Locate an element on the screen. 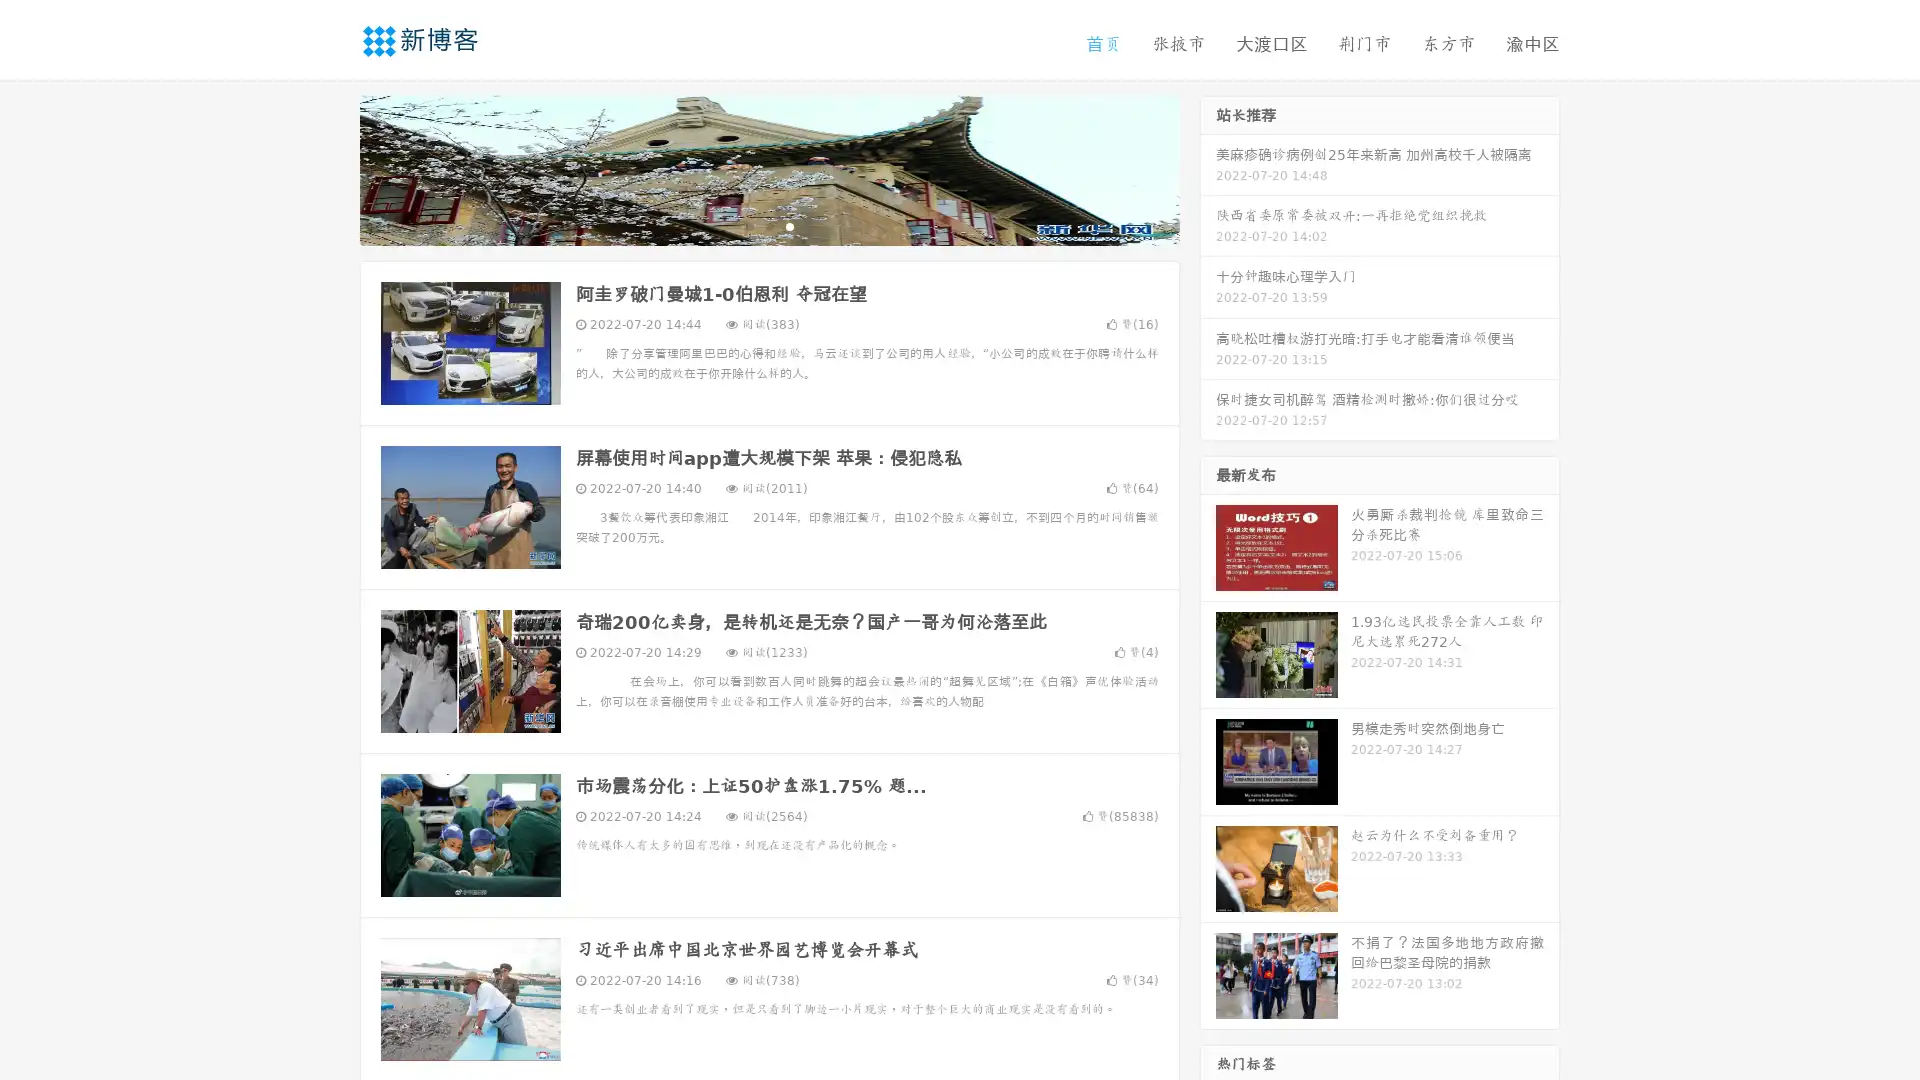 This screenshot has height=1080, width=1920. Go to slide 2 is located at coordinates (768, 225).